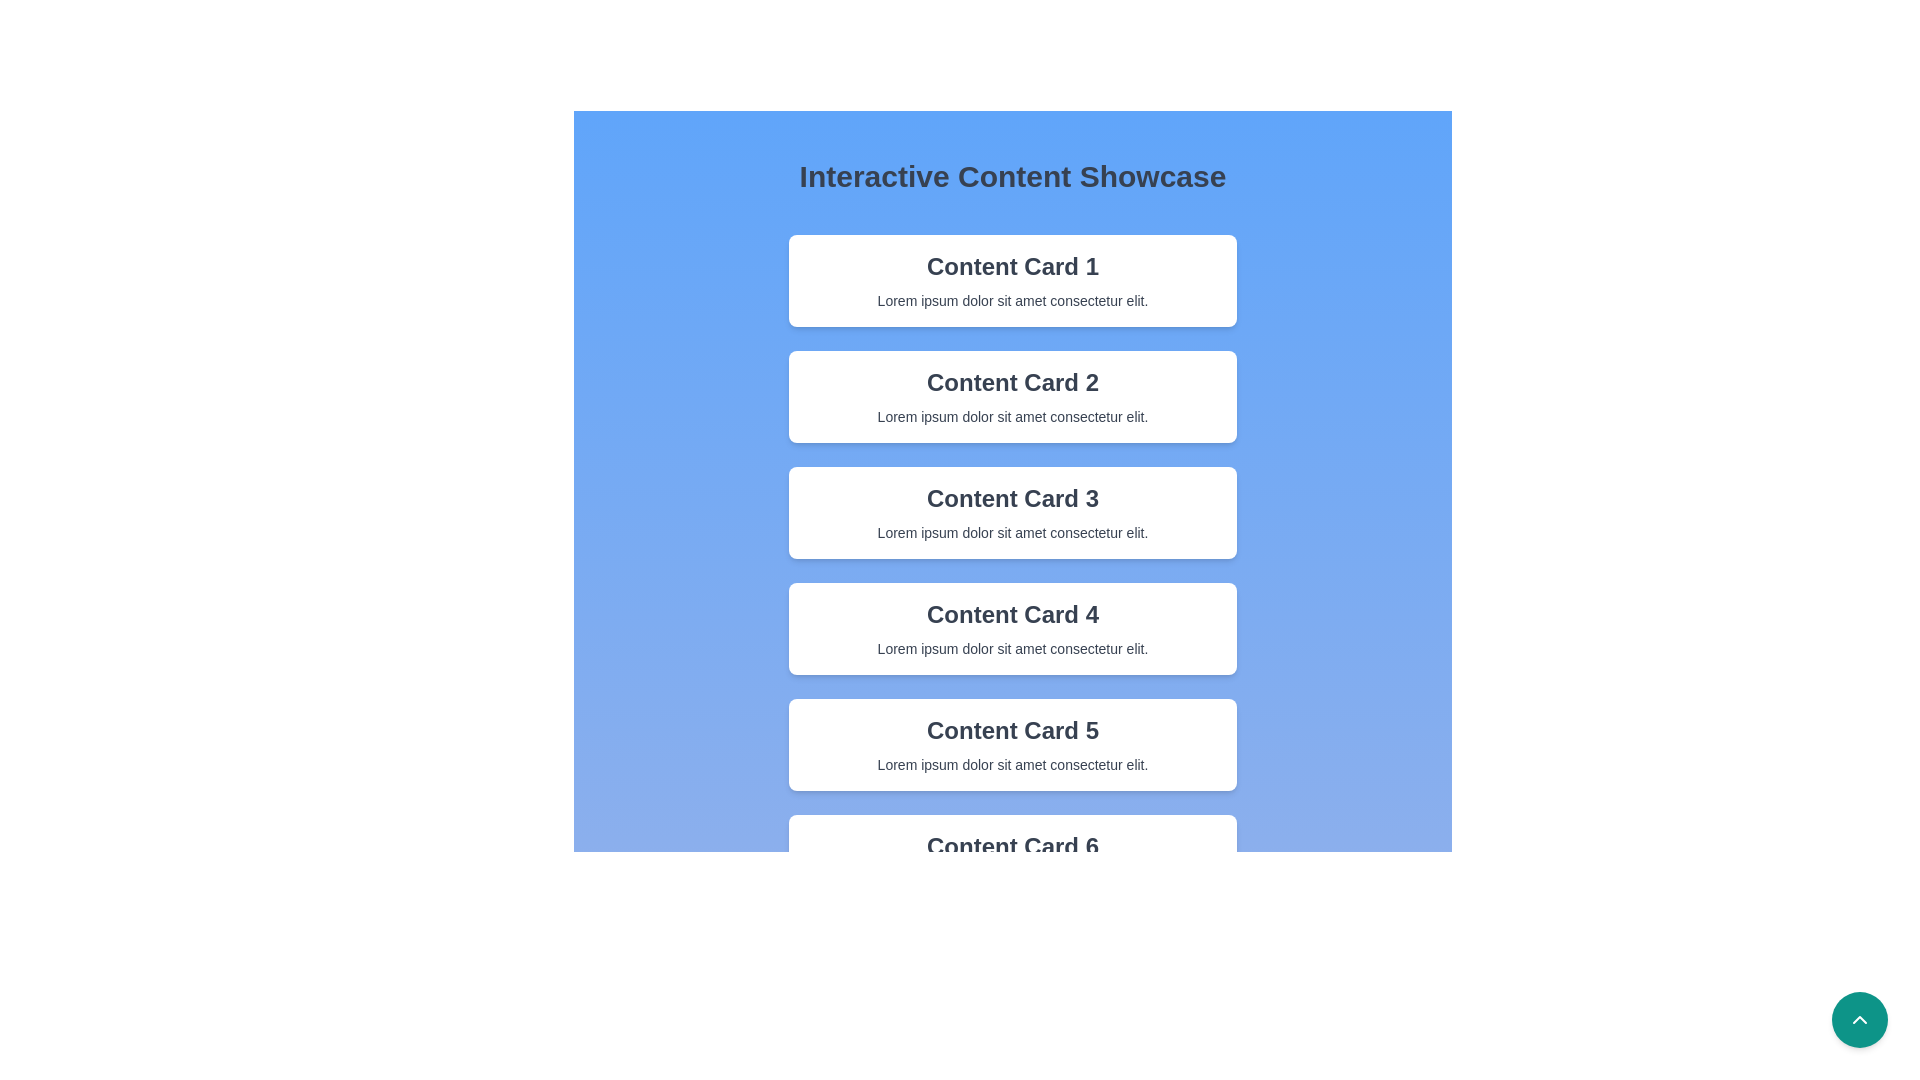 The height and width of the screenshot is (1080, 1920). What do you see at coordinates (1012, 531) in the screenshot?
I see `the static text component that serves as a descriptive subtitle for the card titled 'Content Card 3', positioned directly below the title within the vertically stacked cards` at bounding box center [1012, 531].